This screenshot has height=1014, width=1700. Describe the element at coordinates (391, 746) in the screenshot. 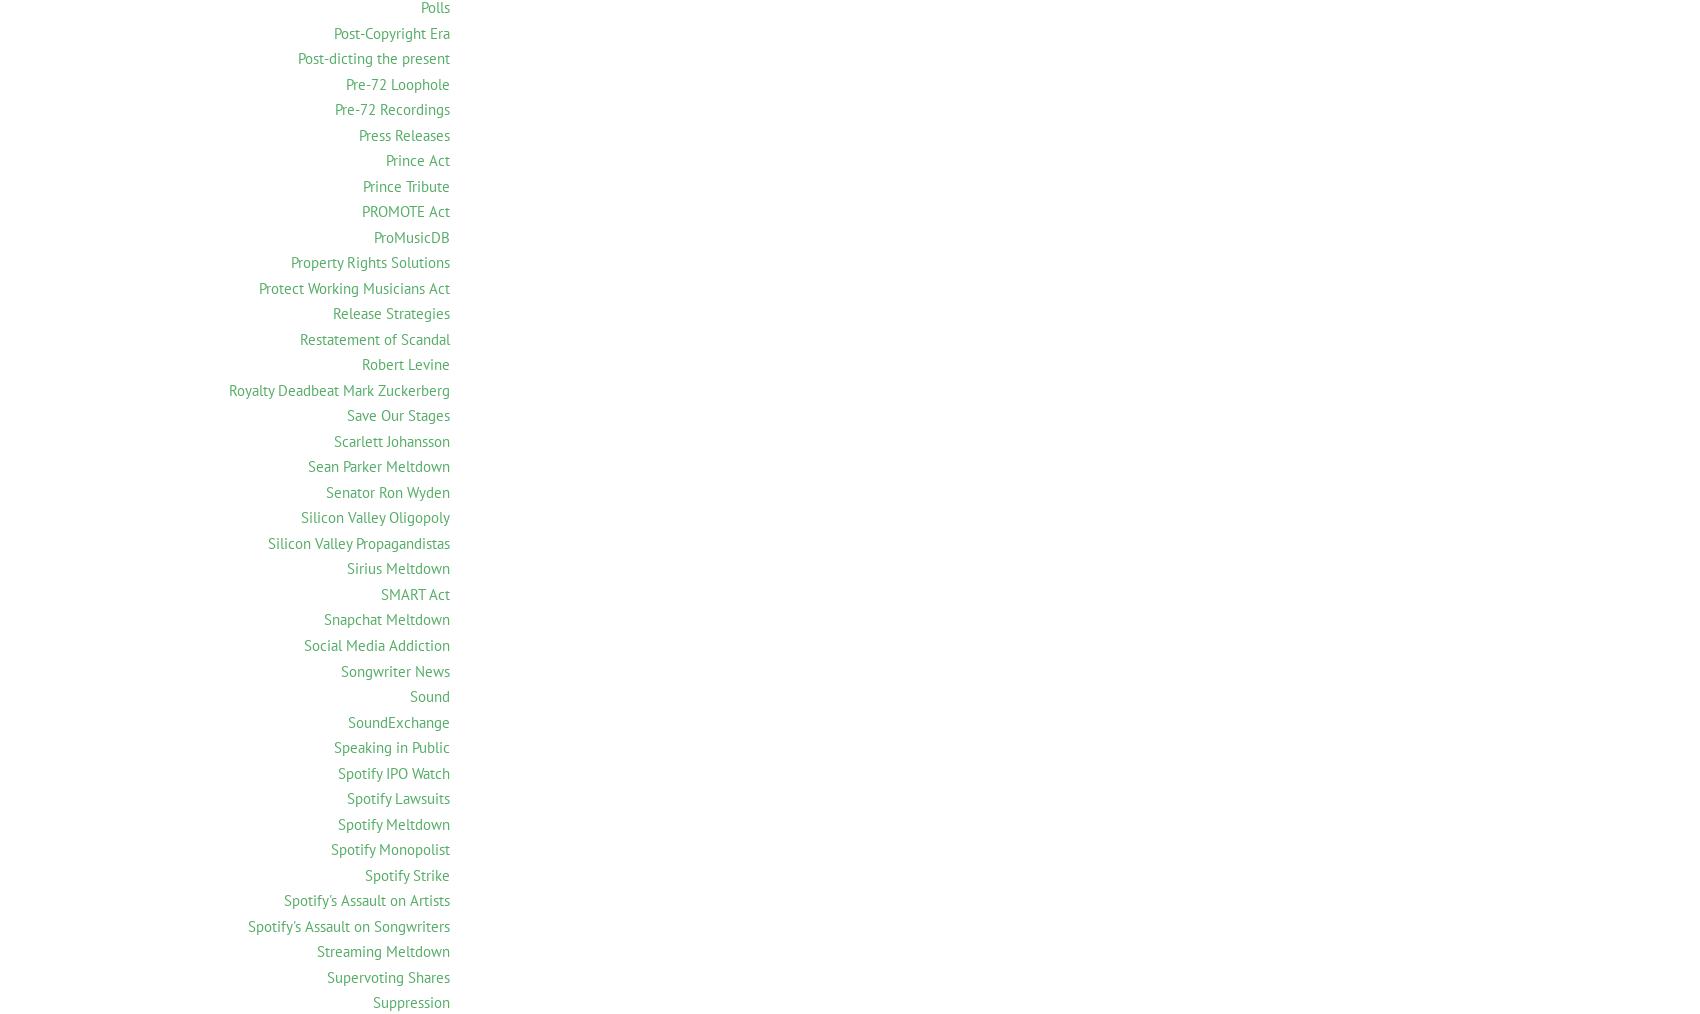

I see `'Speaking in Public'` at that location.